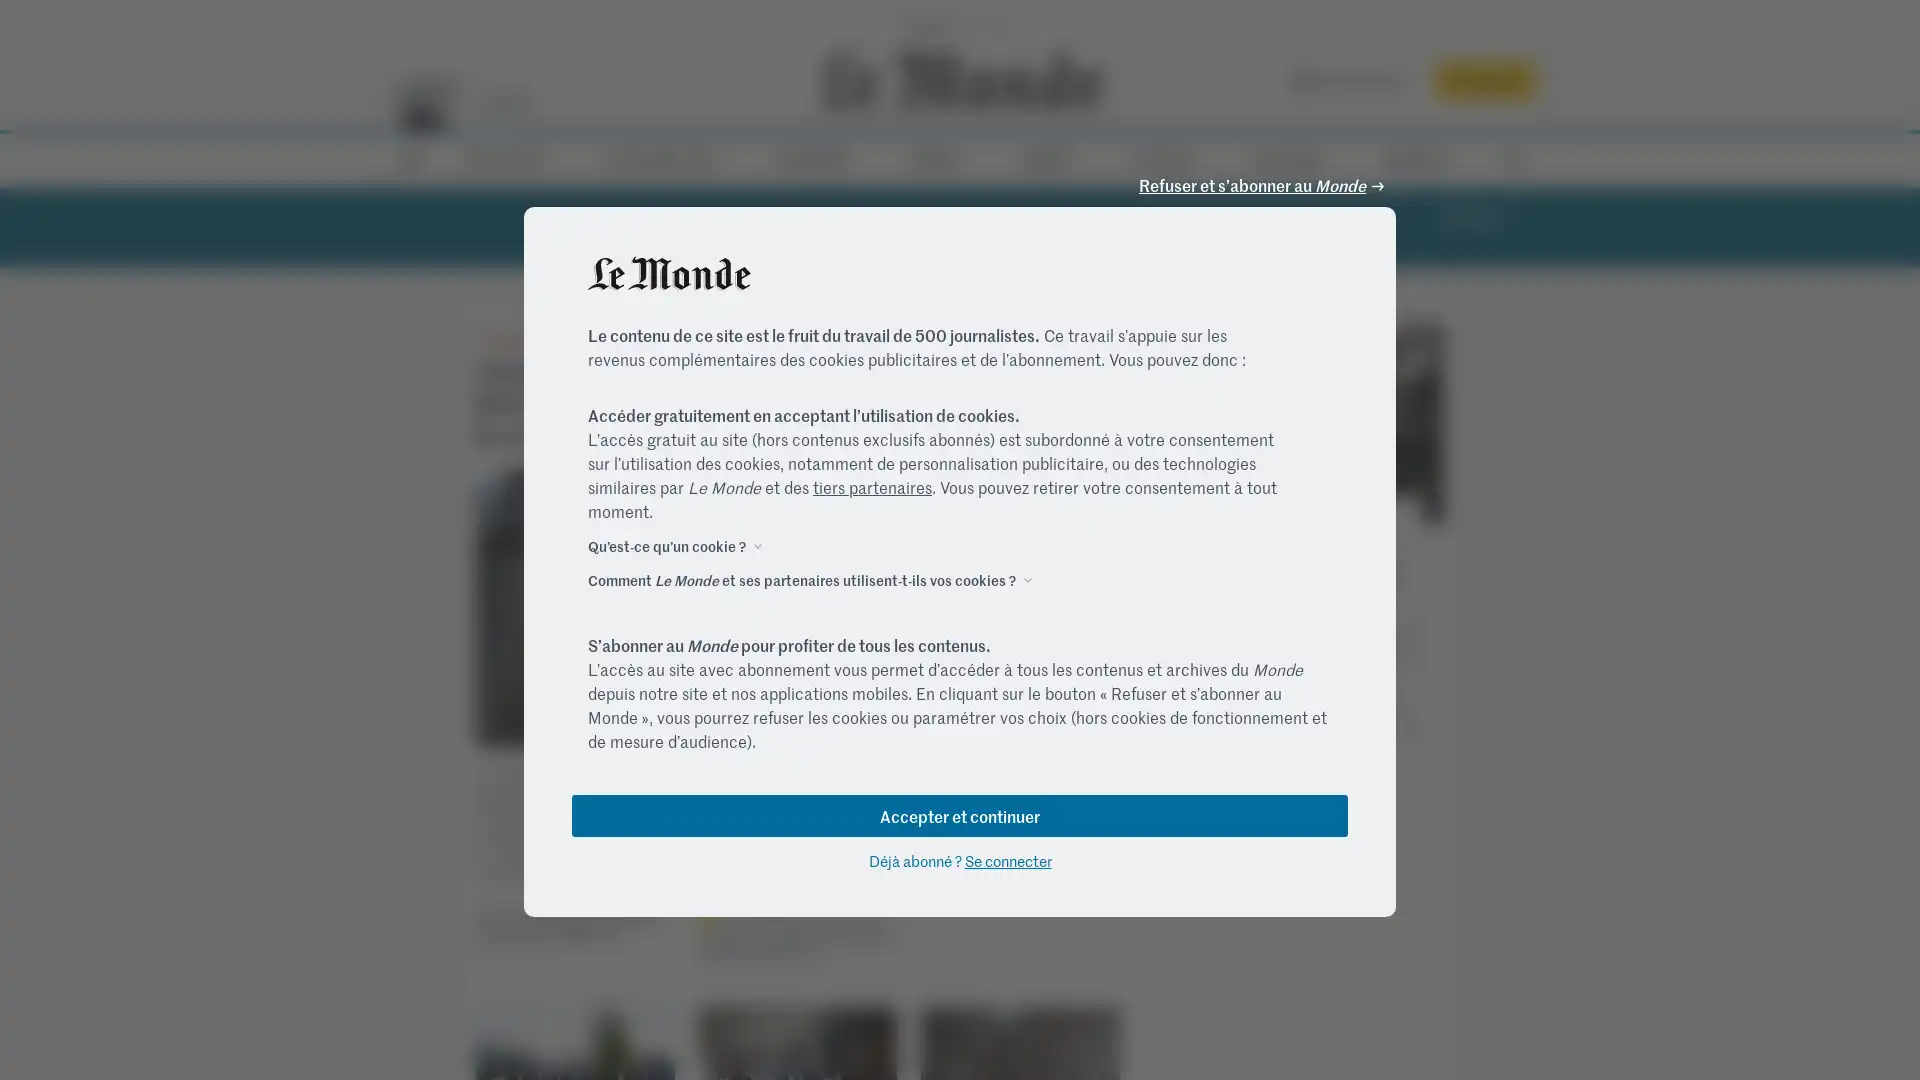  What do you see at coordinates (667, 544) in the screenshot?
I see `Quest-ce quun cookie ?` at bounding box center [667, 544].